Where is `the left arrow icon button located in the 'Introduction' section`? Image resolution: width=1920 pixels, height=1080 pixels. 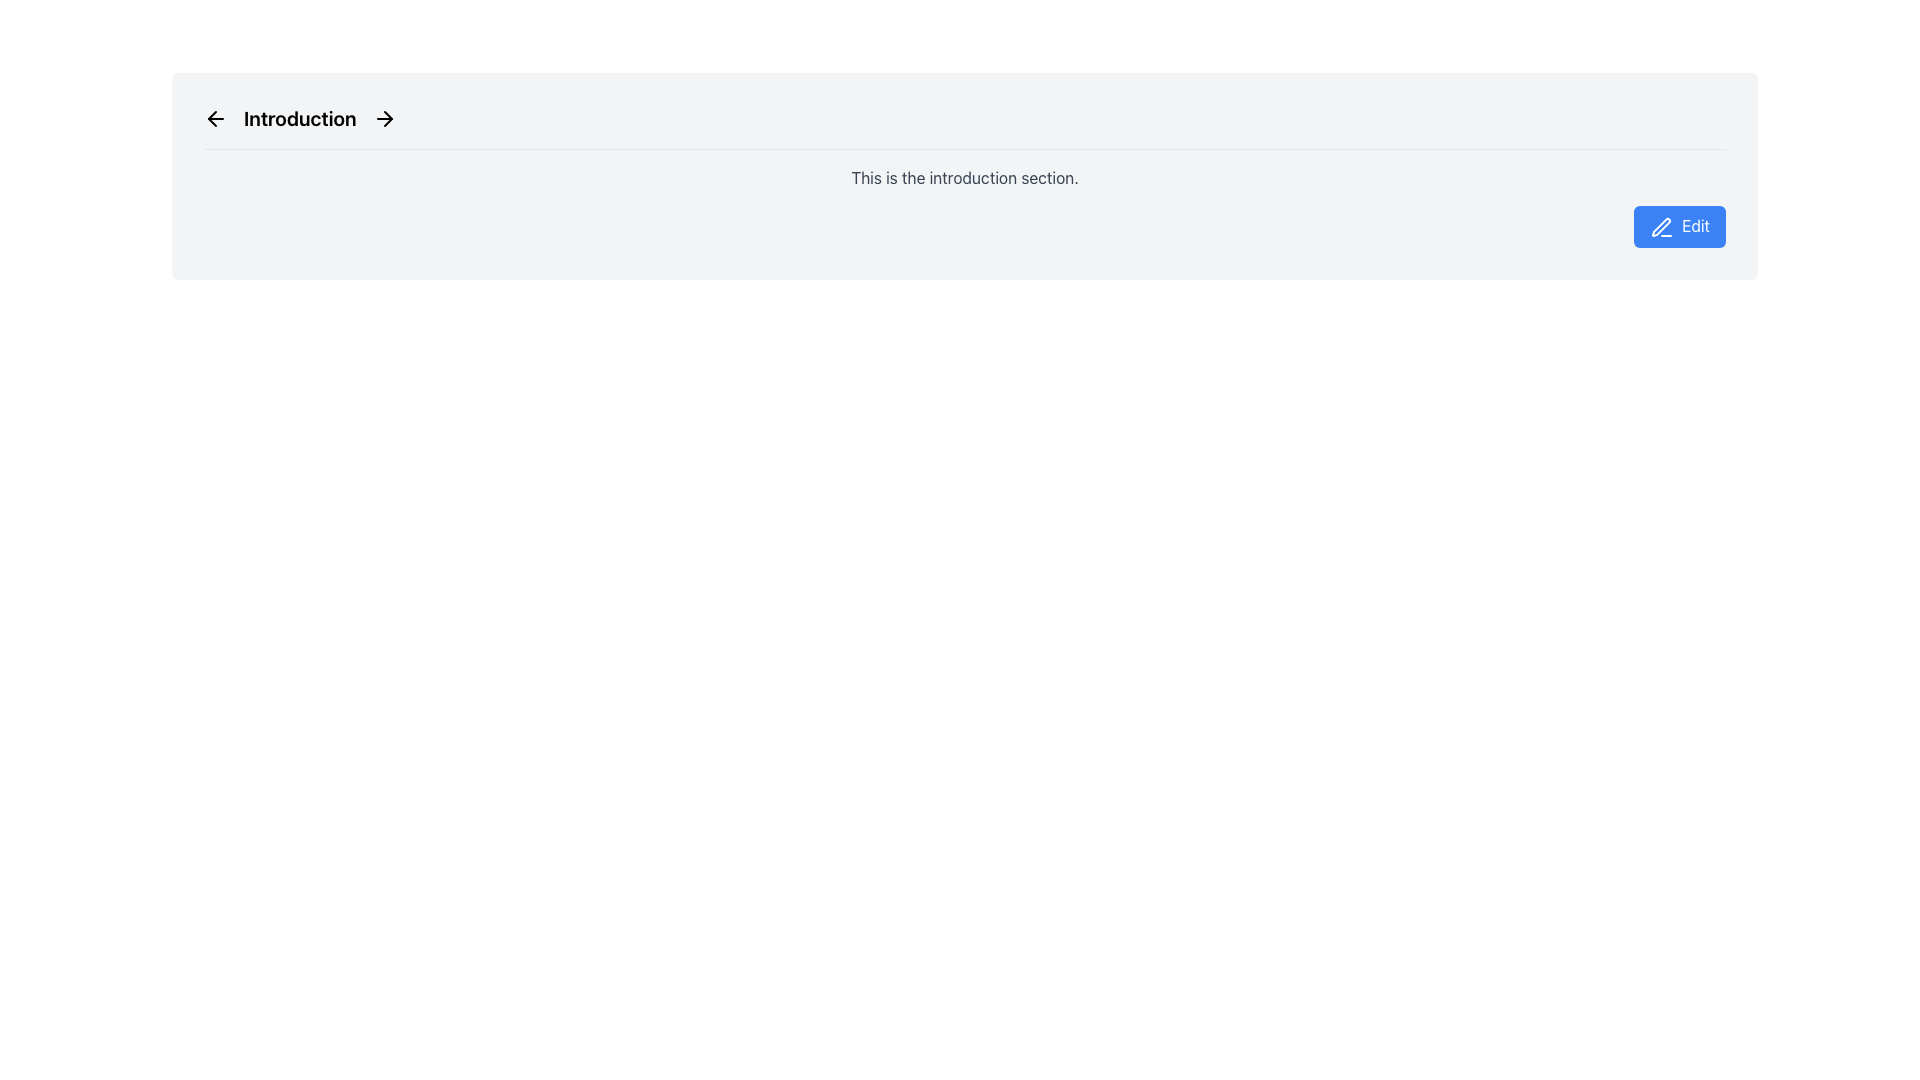
the left arrow icon button located in the 'Introduction' section is located at coordinates (216, 119).